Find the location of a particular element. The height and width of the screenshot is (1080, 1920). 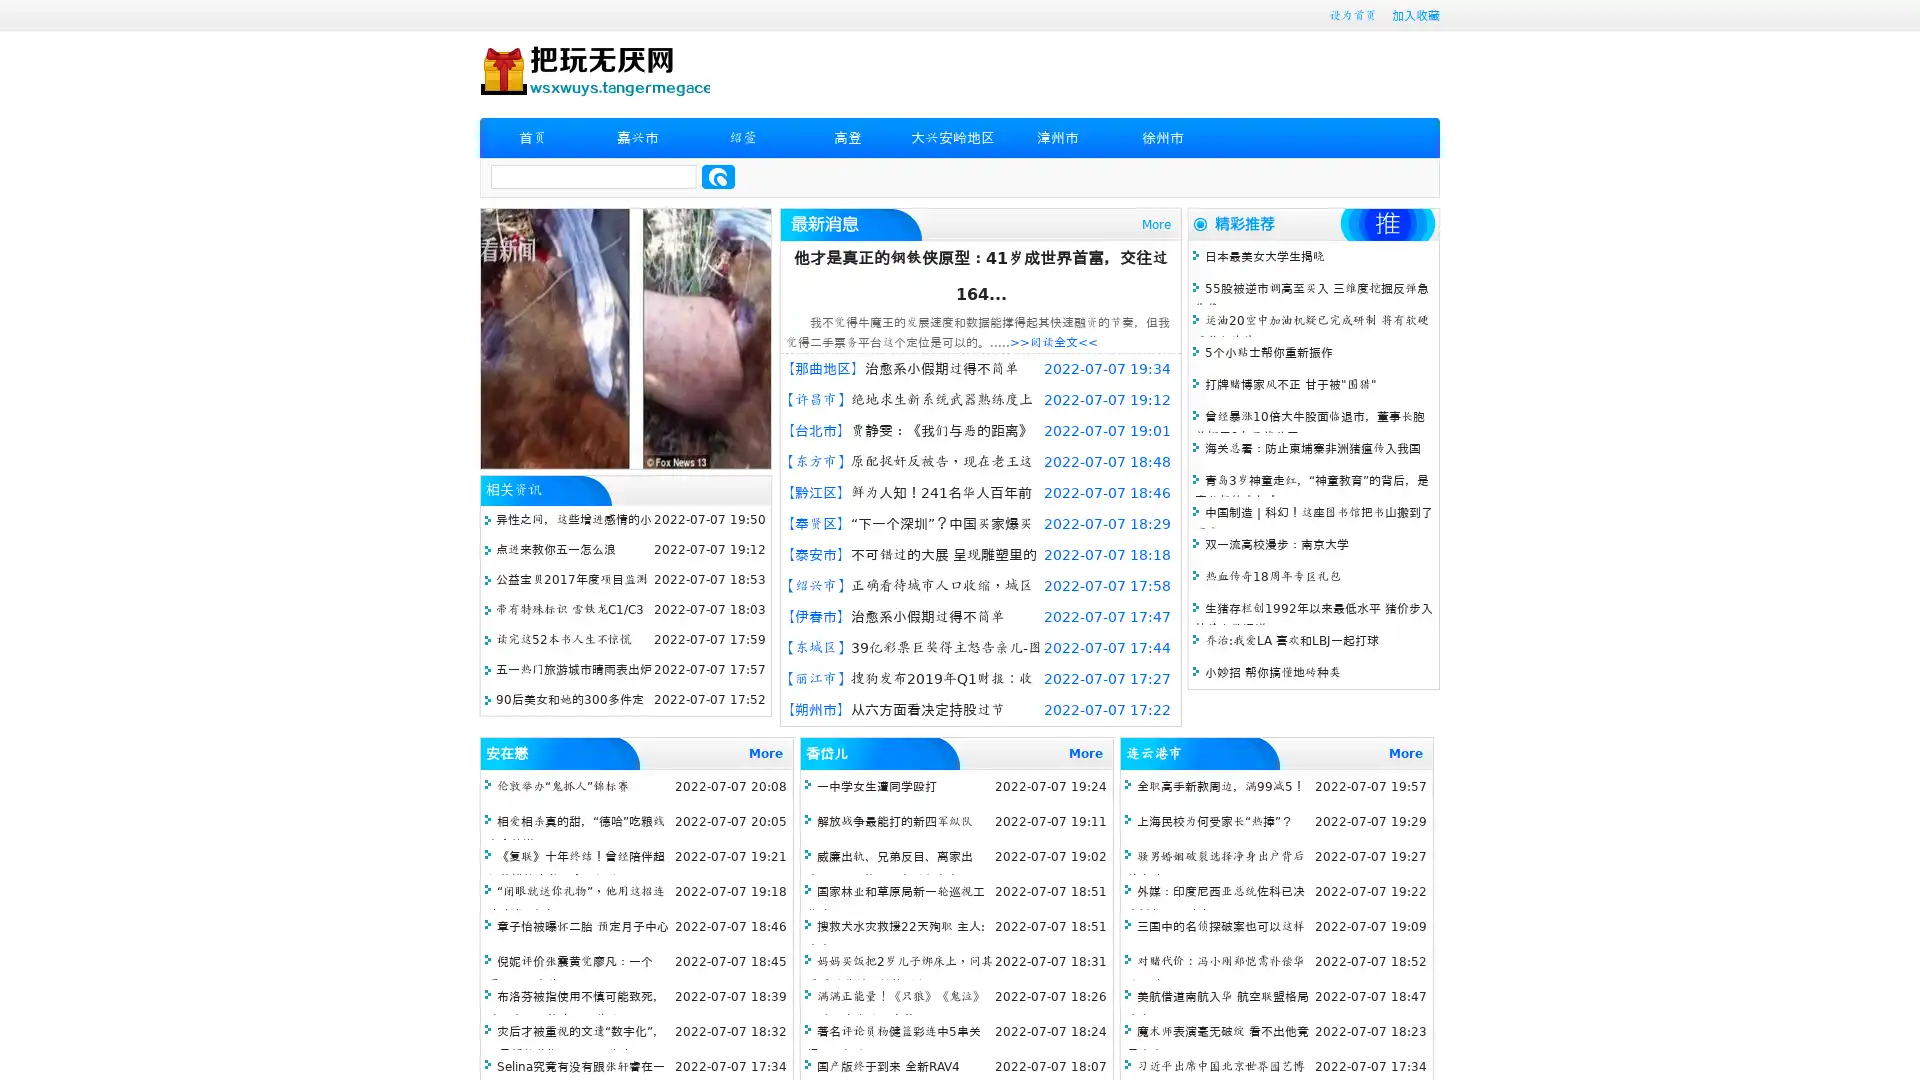

Search is located at coordinates (718, 176).